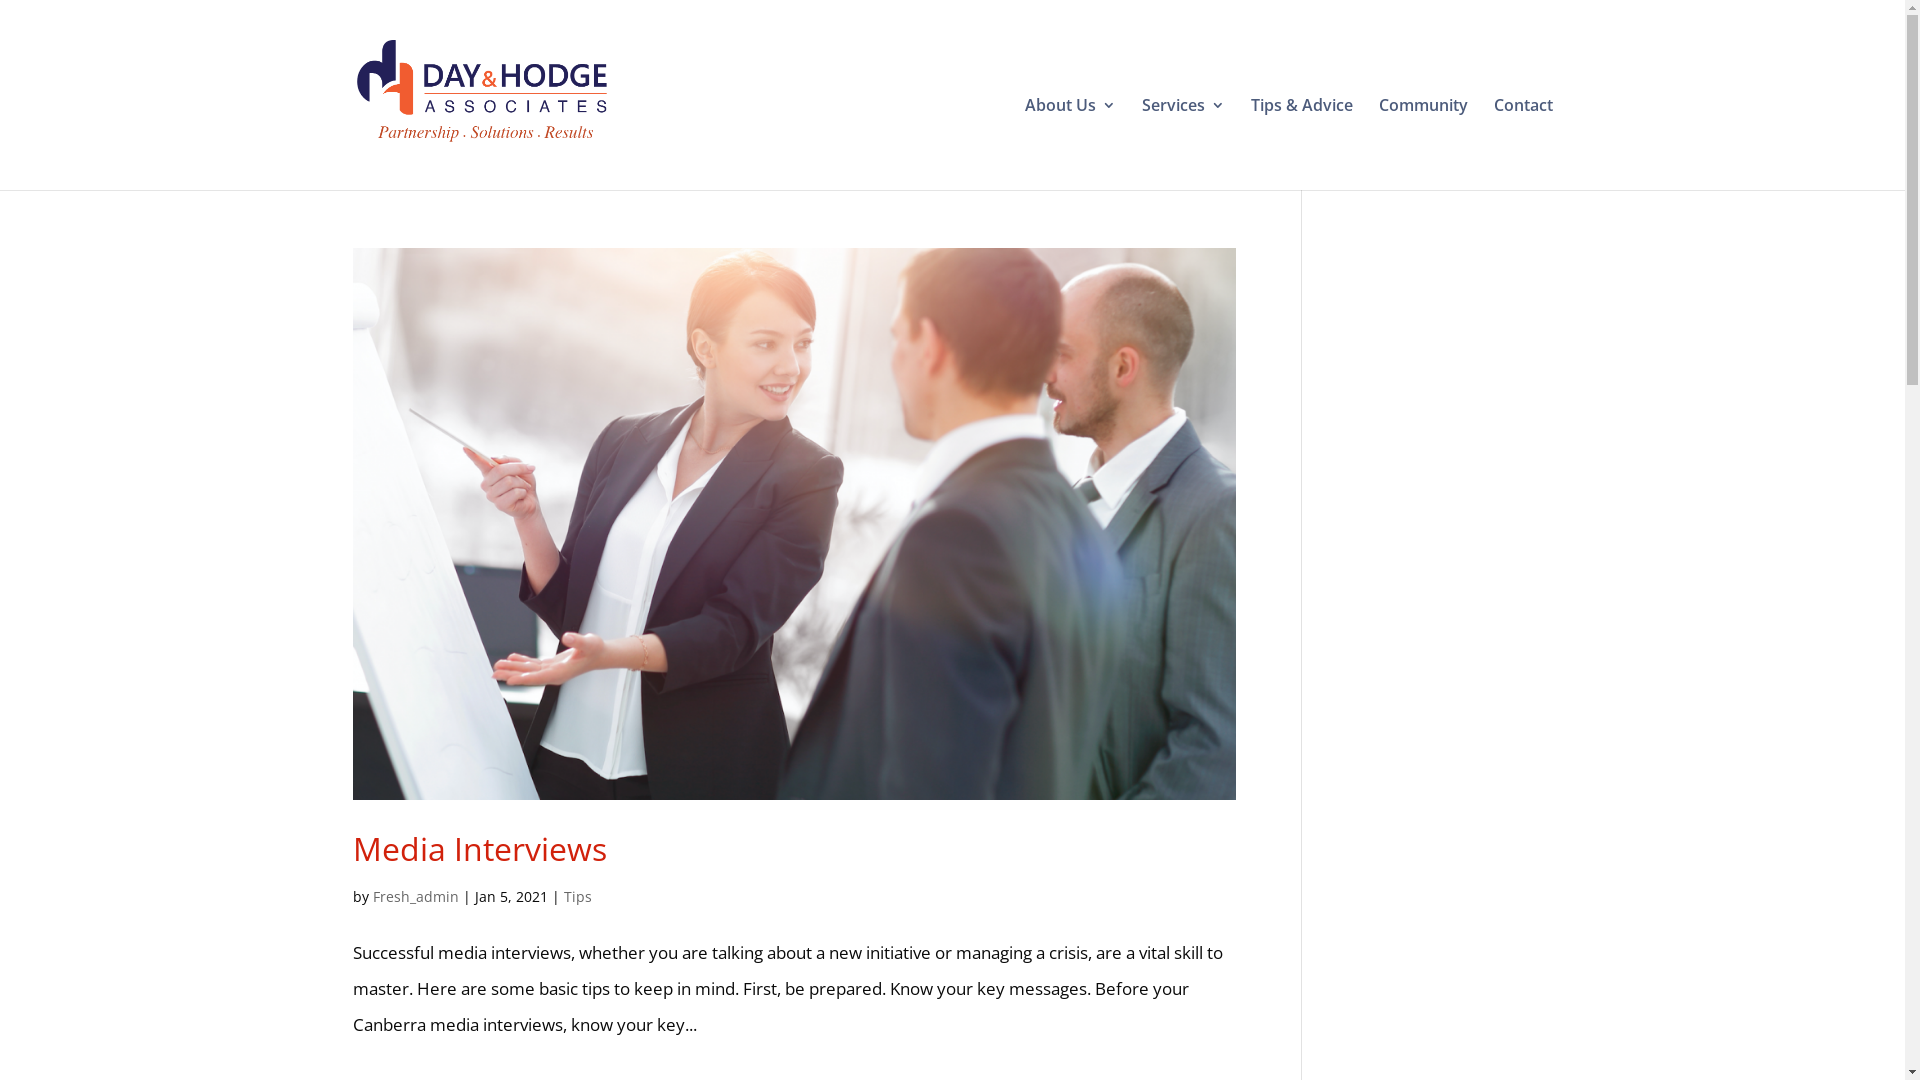  What do you see at coordinates (1421, 132) in the screenshot?
I see `'Community'` at bounding box center [1421, 132].